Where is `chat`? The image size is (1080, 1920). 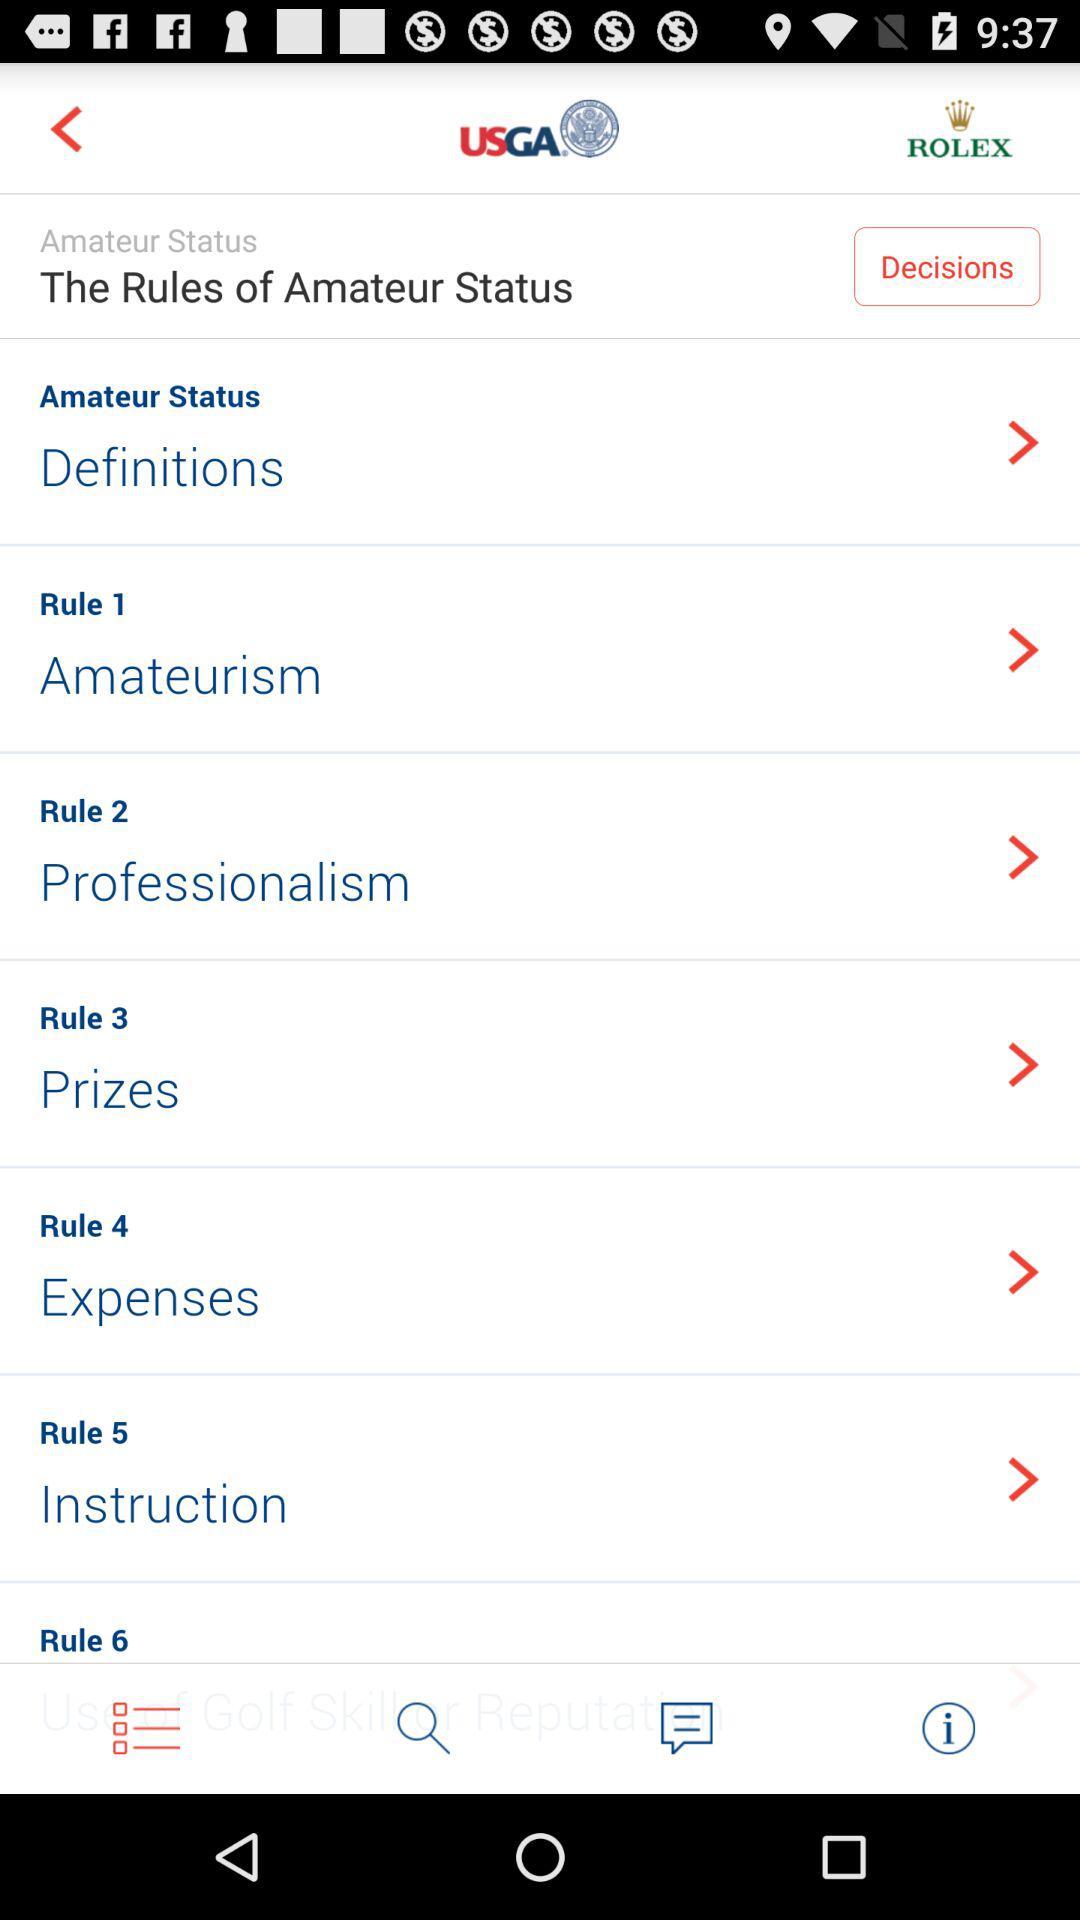 chat is located at coordinates (685, 1727).